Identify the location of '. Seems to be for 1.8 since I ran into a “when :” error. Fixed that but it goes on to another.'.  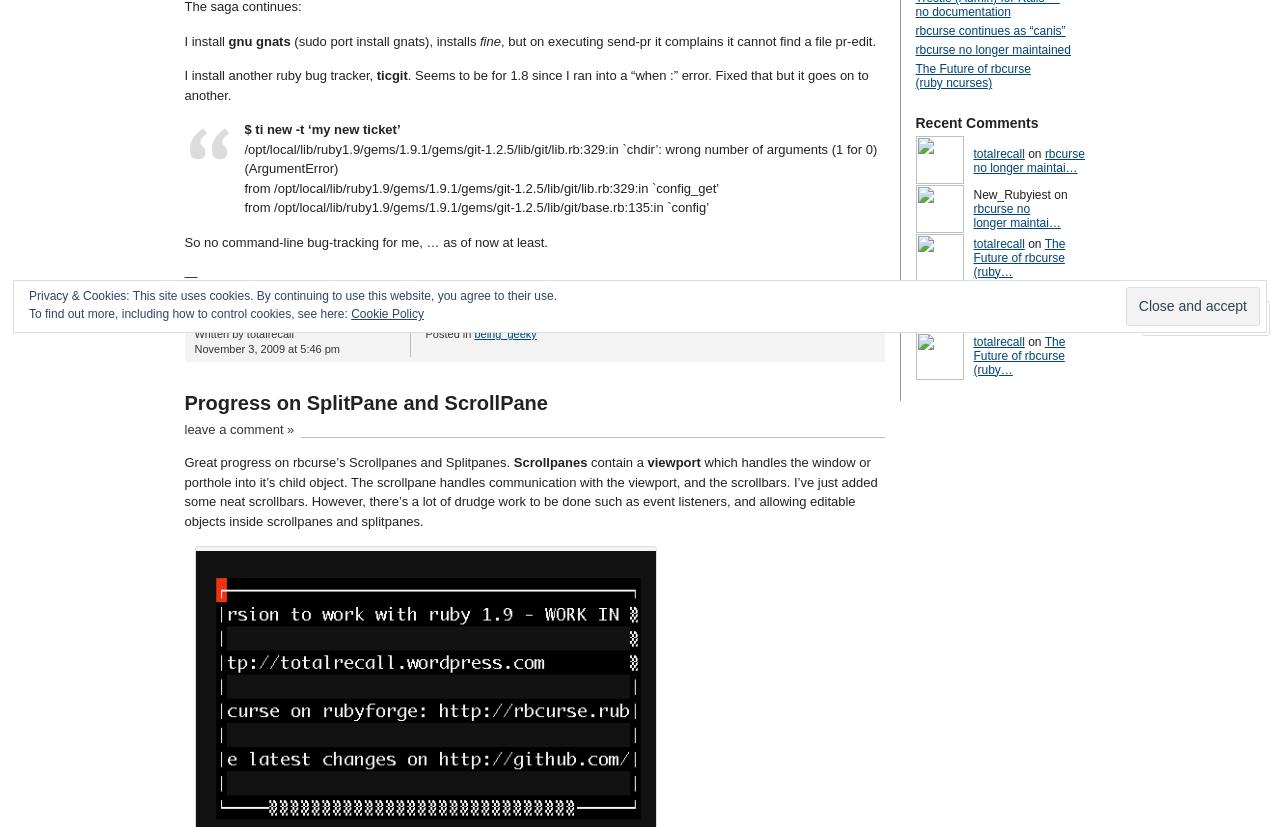
(525, 85).